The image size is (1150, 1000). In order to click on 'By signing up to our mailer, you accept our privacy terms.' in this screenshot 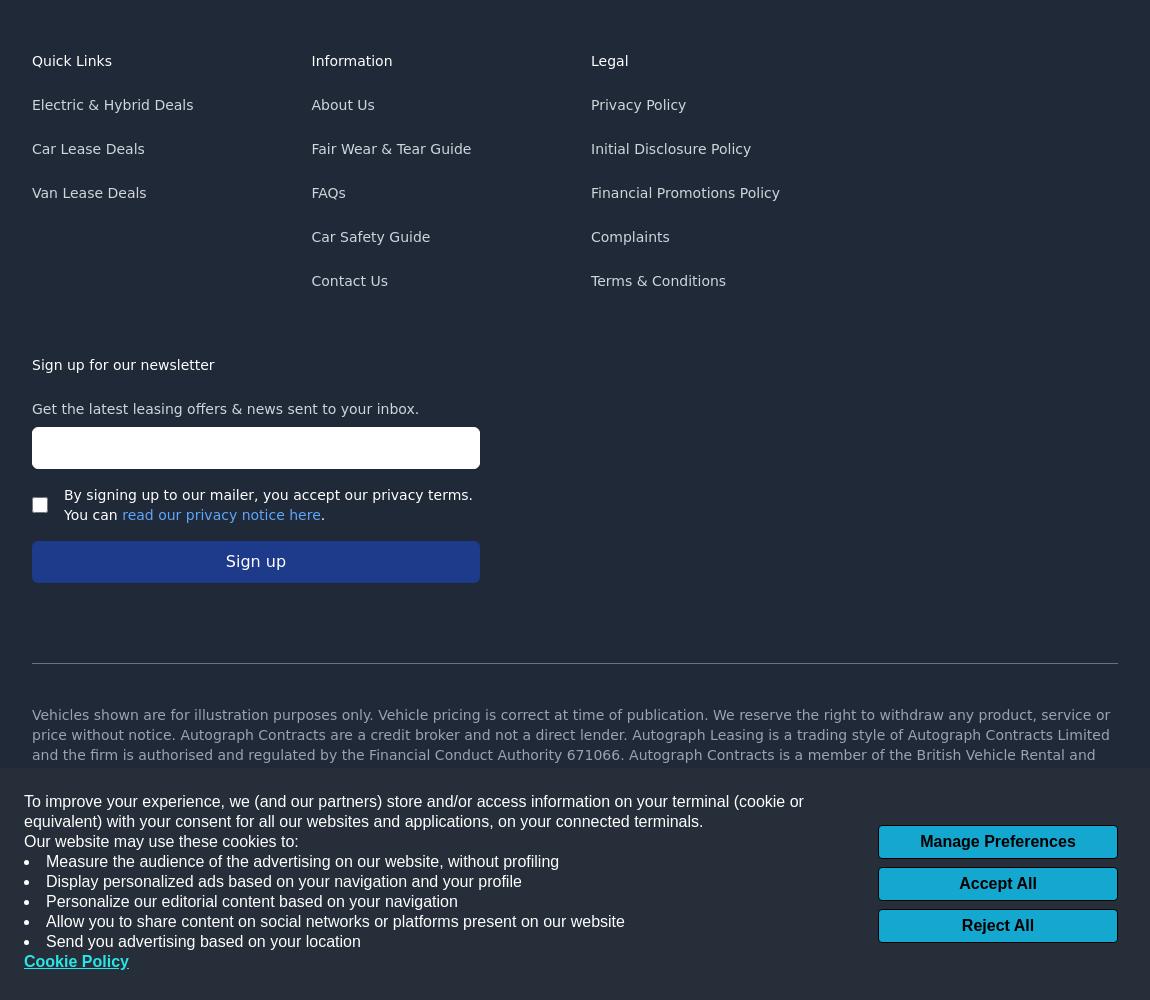, I will do `click(267, 494)`.